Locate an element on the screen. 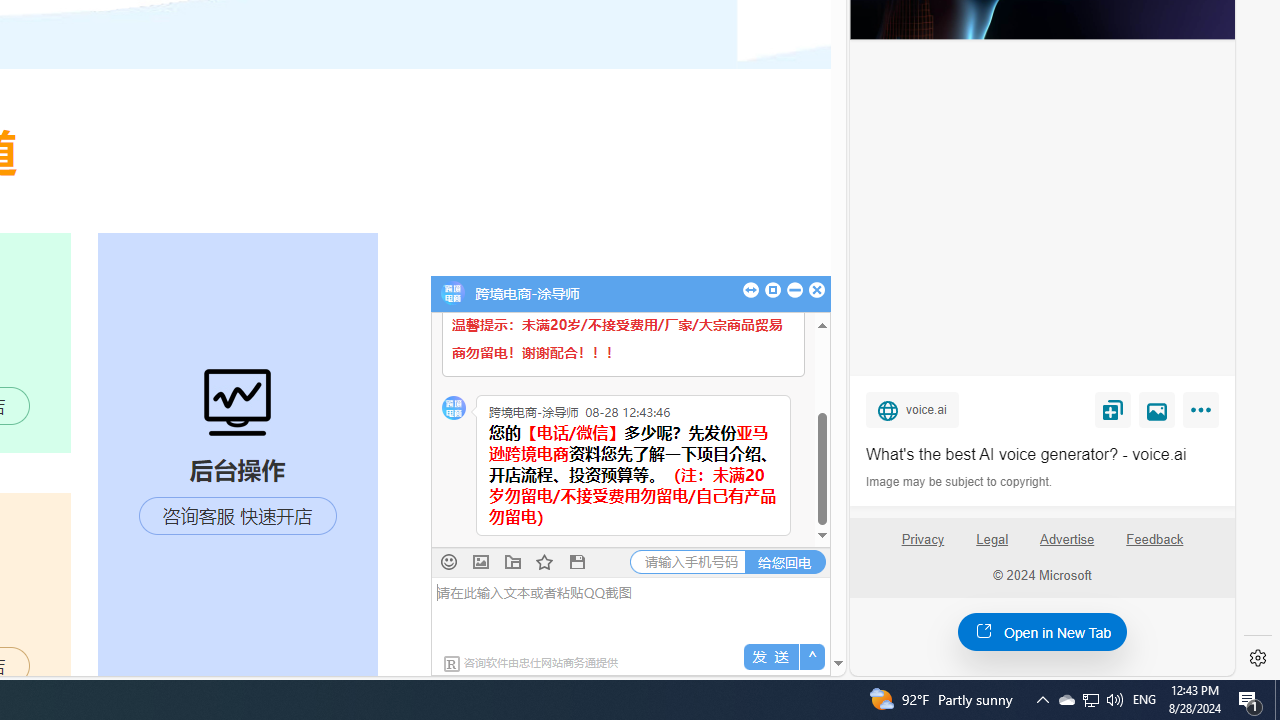  'Image may be subject to copyright.' is located at coordinates (960, 482).